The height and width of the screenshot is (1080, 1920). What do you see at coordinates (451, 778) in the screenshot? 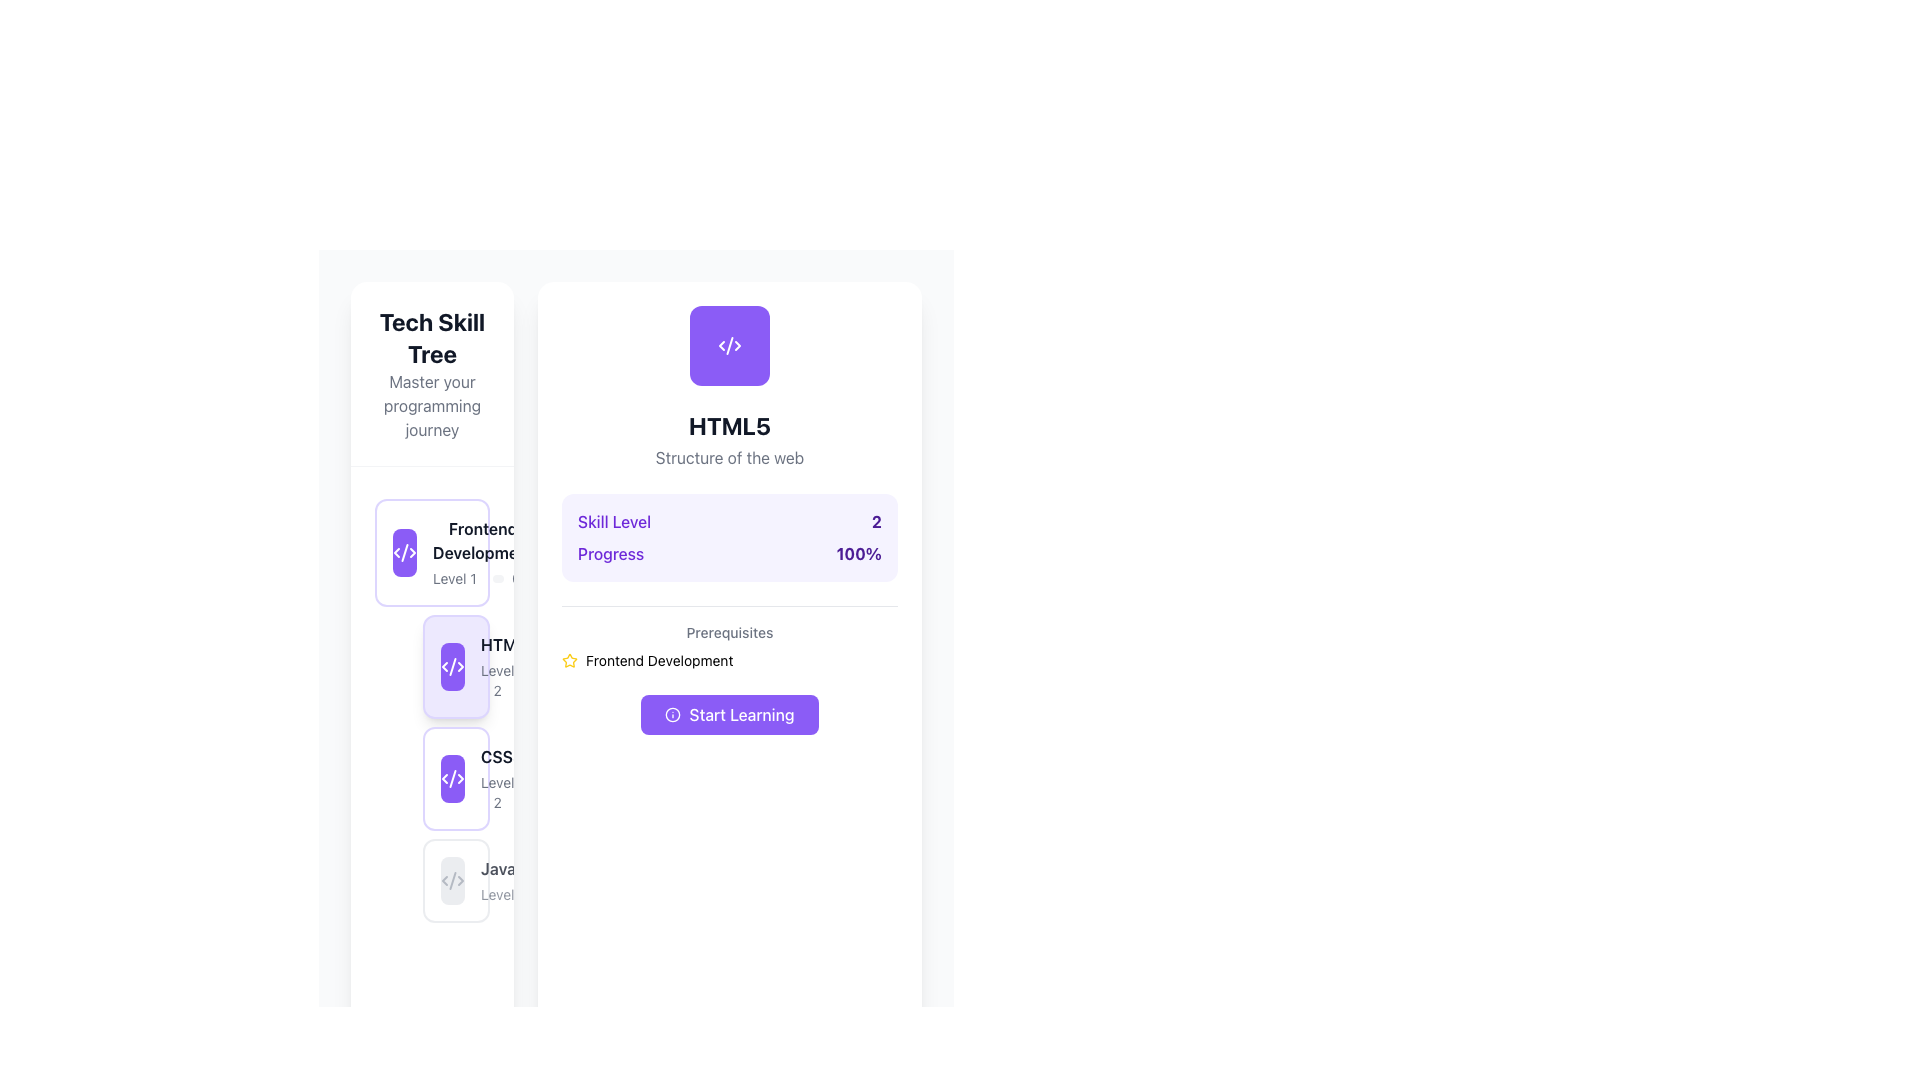
I see `the CSS3 icon located to the left of the text 'CSS3 Level 2 80%'` at bounding box center [451, 778].